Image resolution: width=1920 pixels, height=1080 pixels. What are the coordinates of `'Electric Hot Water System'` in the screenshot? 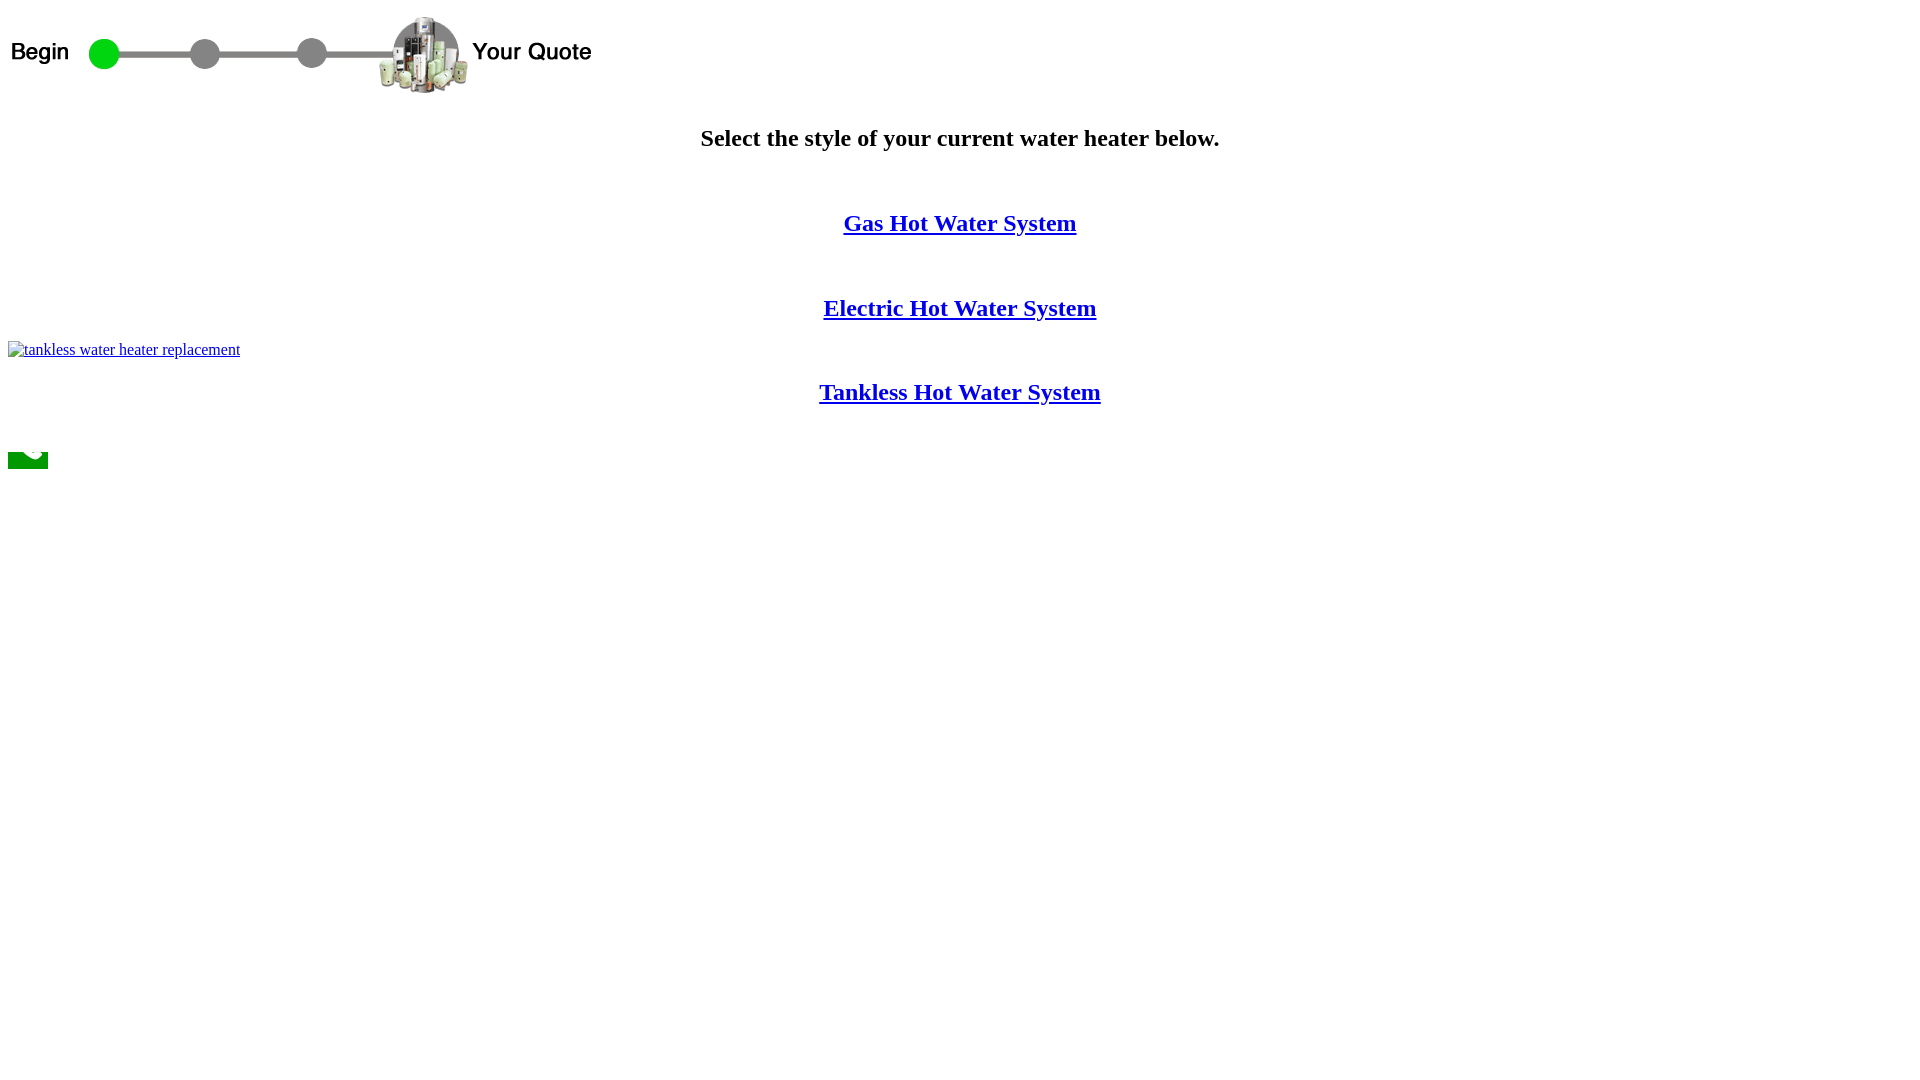 It's located at (958, 308).